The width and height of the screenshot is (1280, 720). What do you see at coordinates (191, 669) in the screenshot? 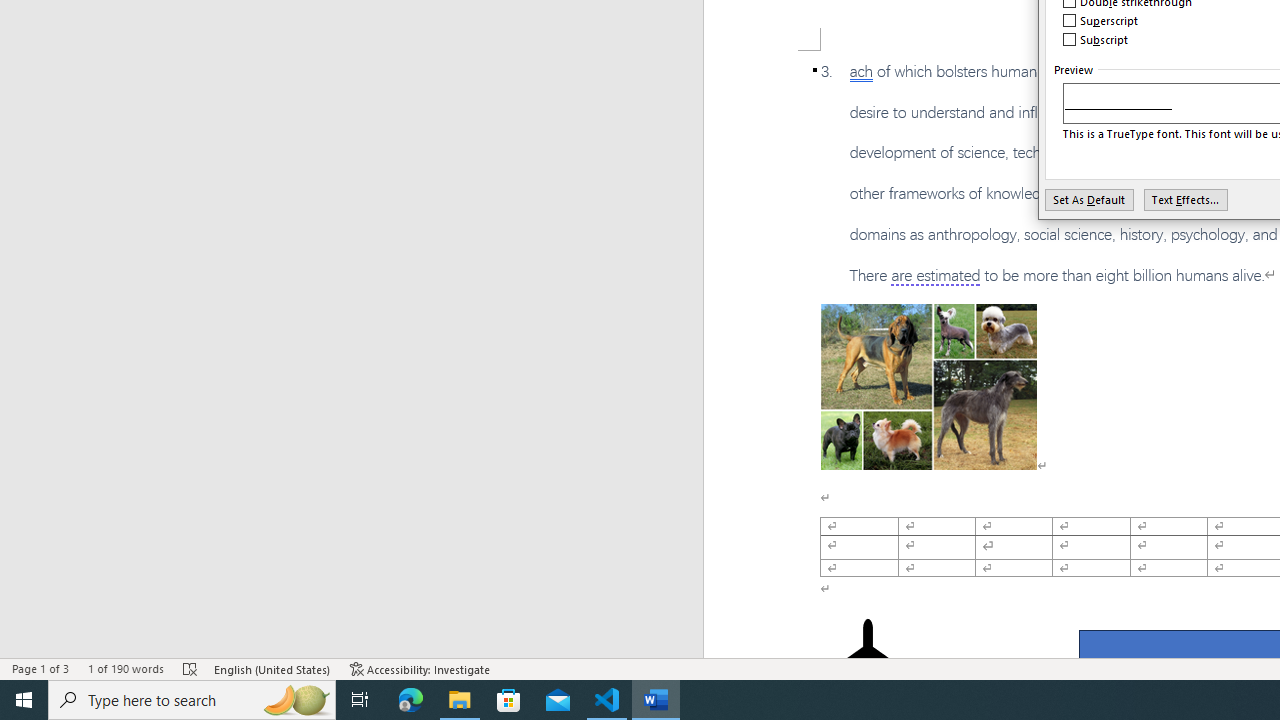
I see `'Spelling and Grammar Check Errors'` at bounding box center [191, 669].